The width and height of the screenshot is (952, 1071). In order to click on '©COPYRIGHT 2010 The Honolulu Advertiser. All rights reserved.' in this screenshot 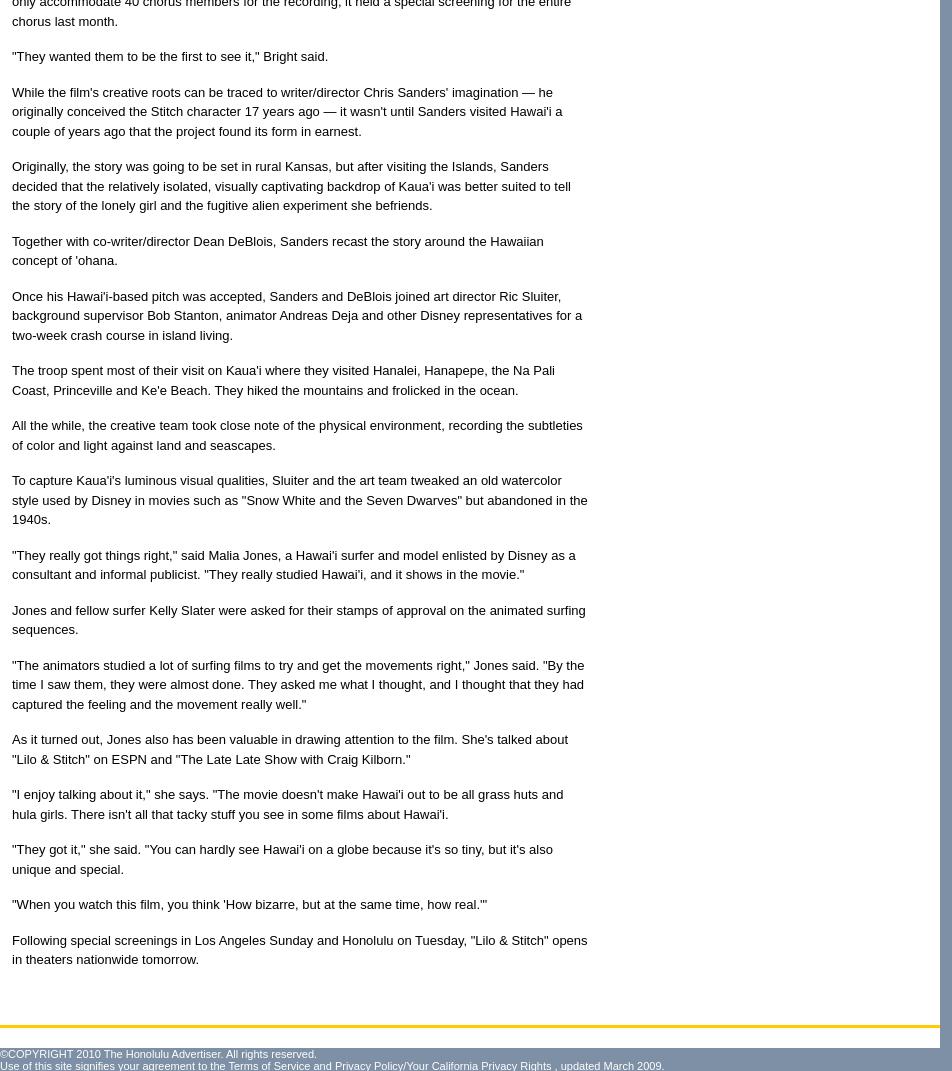, I will do `click(158, 1053)`.